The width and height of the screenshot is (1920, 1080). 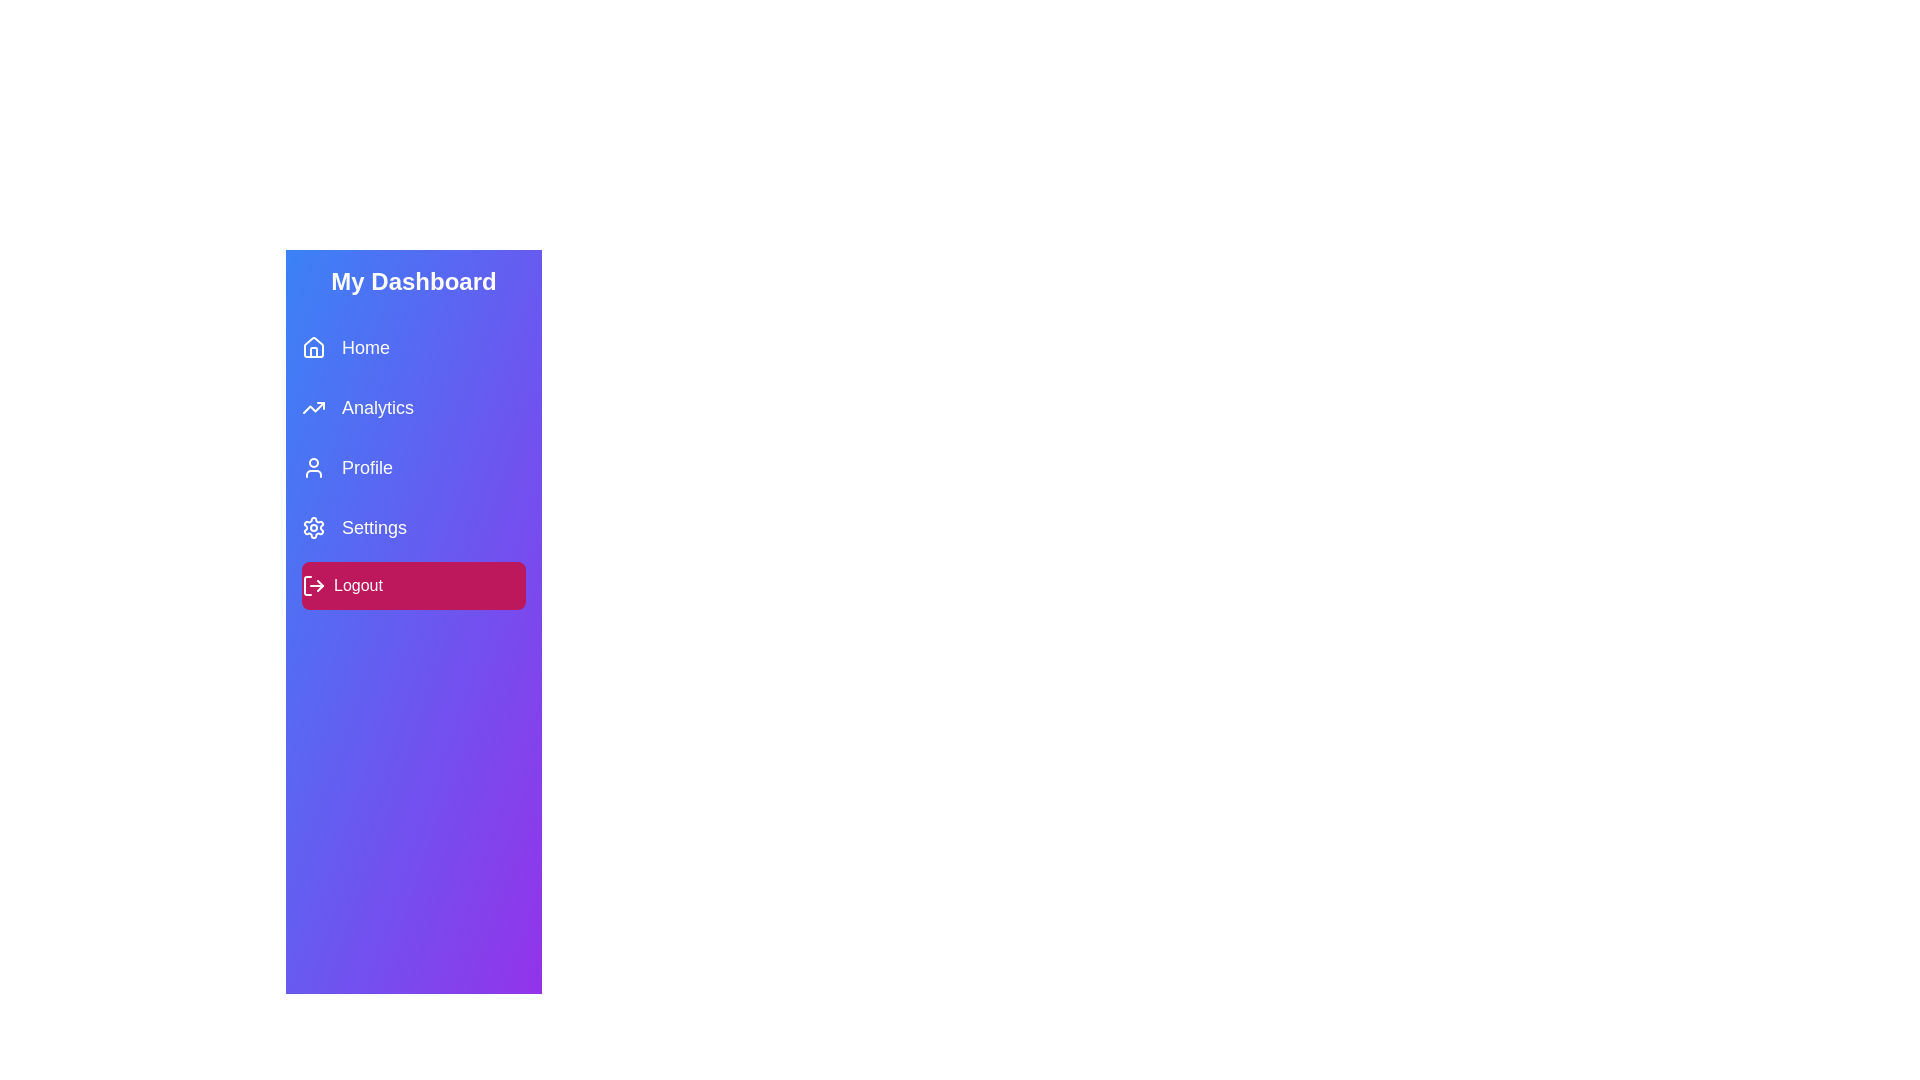 I want to click on the 'Home' text label in the navigation menu, located to the right of the house-shaped icon, so click(x=365, y=346).